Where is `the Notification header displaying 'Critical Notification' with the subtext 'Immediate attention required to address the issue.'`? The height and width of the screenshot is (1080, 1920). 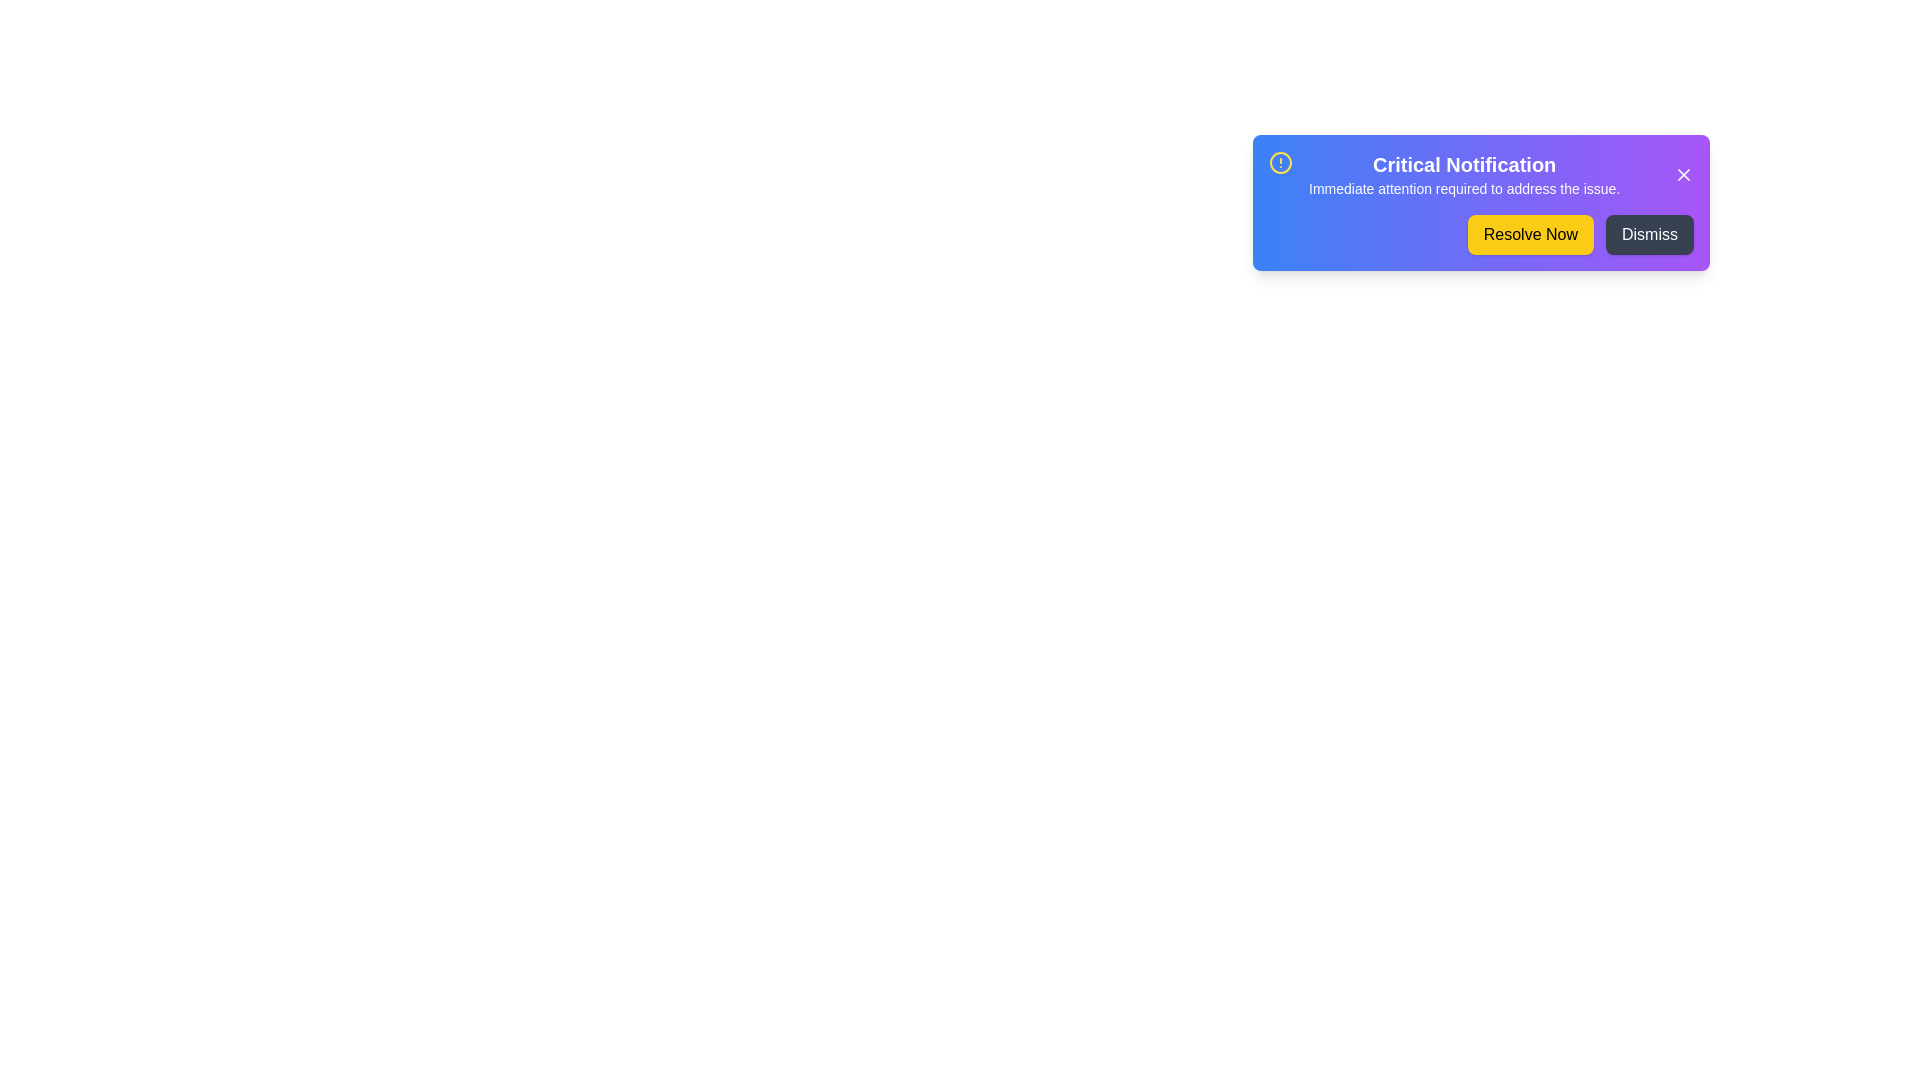 the Notification header displaying 'Critical Notification' with the subtext 'Immediate attention required to address the issue.' is located at coordinates (1481, 173).